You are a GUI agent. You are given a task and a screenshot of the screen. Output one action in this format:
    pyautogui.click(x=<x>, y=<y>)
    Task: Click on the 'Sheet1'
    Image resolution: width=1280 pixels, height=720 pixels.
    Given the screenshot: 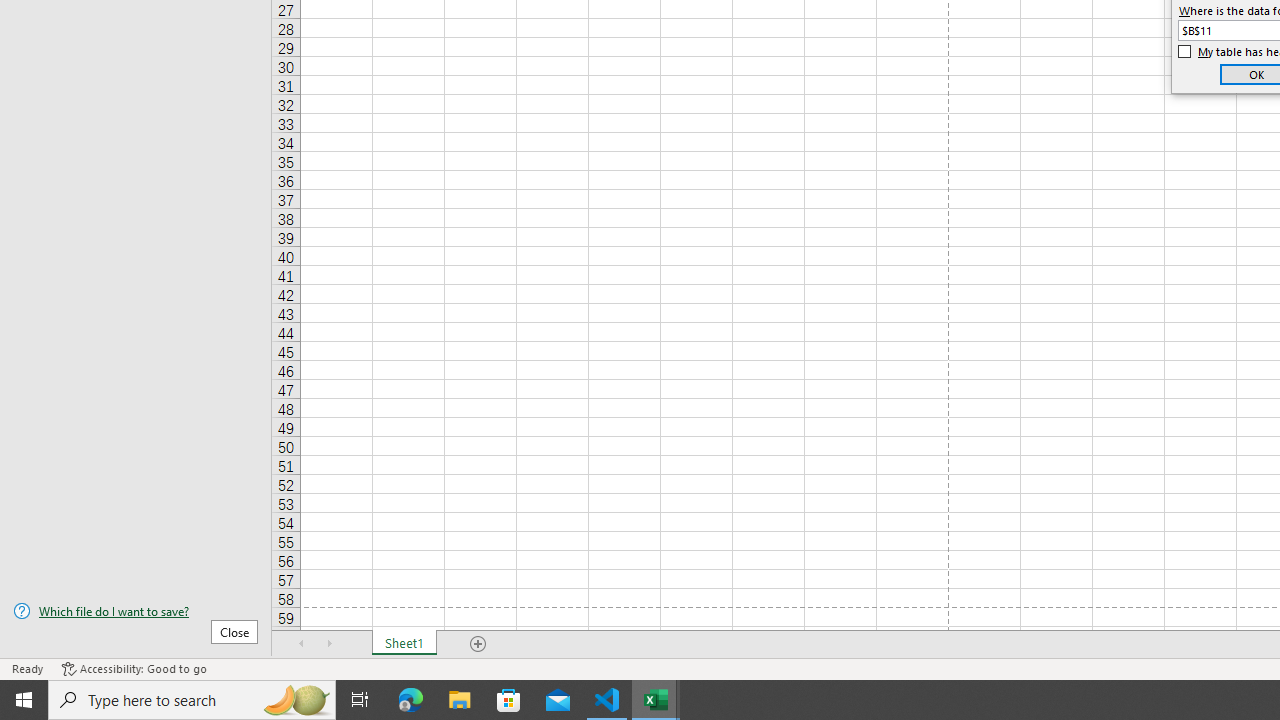 What is the action you would take?
    pyautogui.click(x=403, y=644)
    